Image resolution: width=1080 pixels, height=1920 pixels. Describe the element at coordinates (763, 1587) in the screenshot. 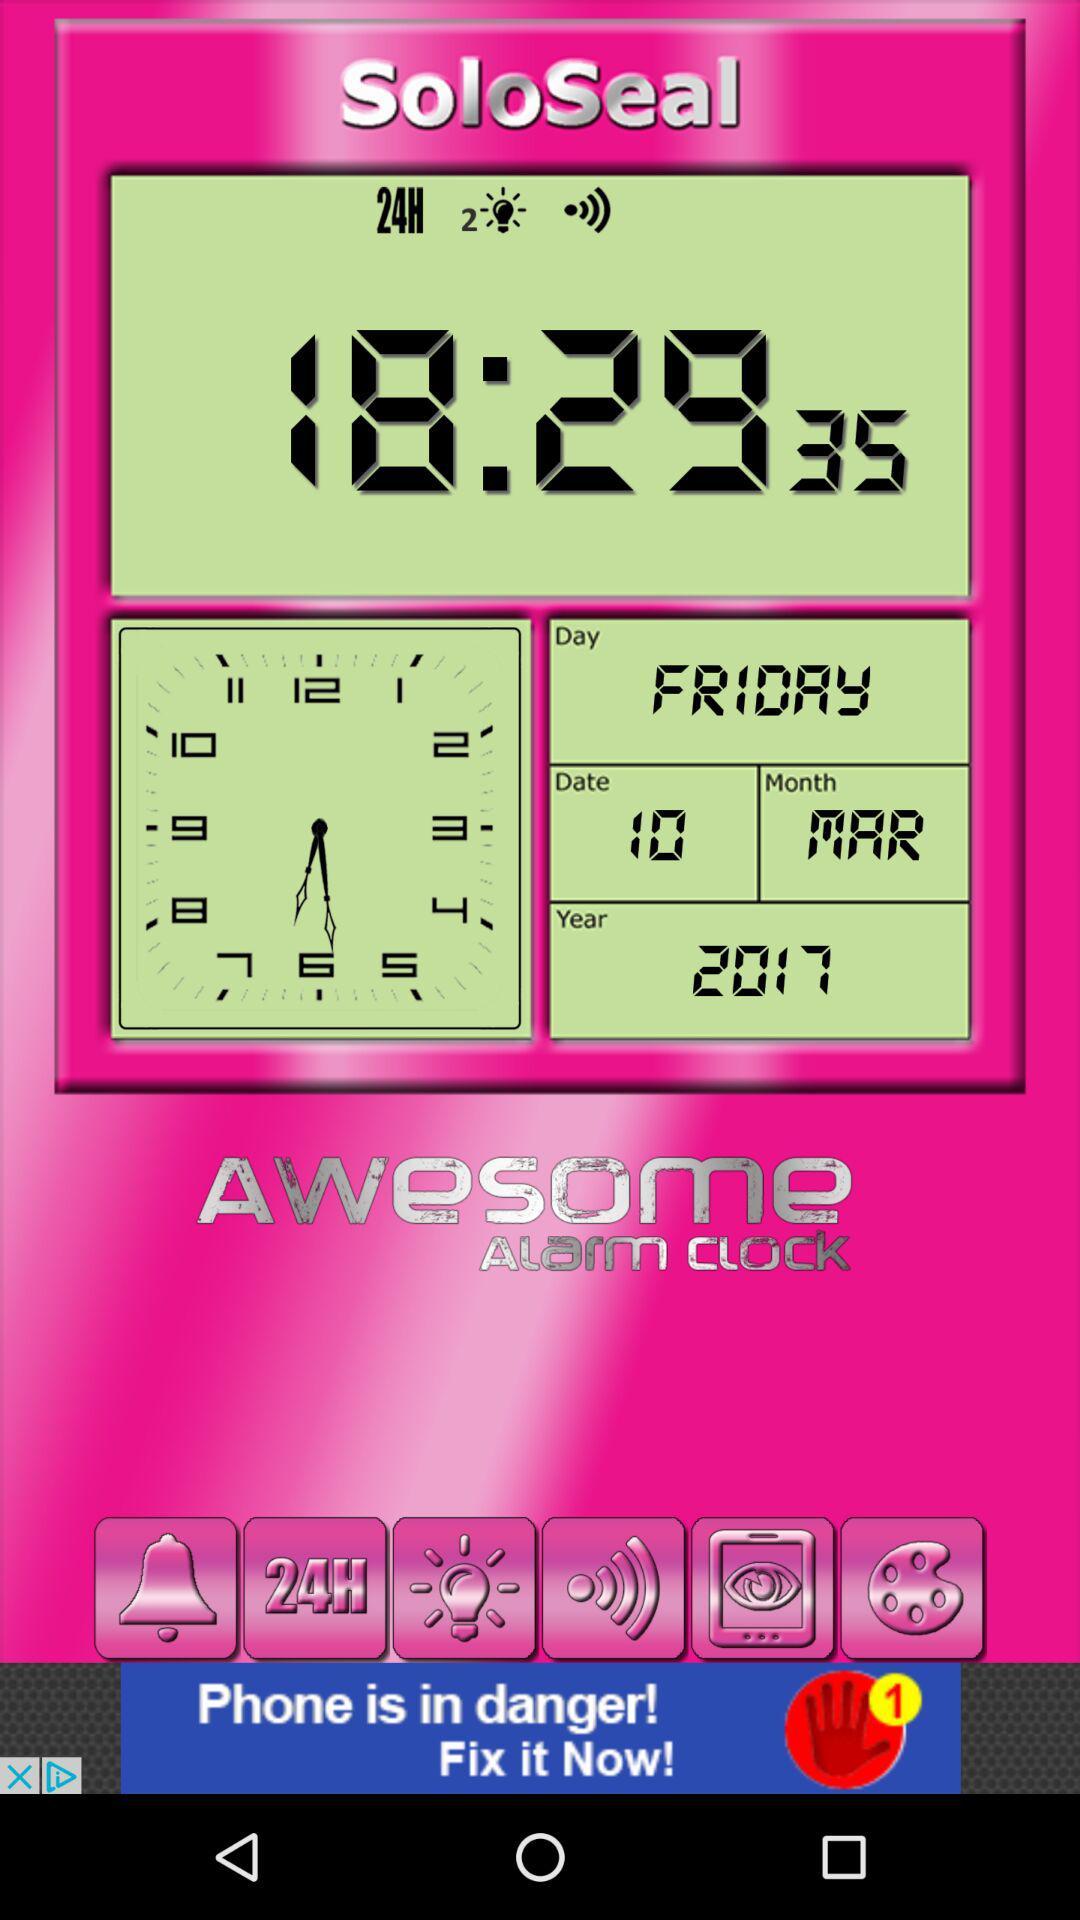

I see `option` at that location.